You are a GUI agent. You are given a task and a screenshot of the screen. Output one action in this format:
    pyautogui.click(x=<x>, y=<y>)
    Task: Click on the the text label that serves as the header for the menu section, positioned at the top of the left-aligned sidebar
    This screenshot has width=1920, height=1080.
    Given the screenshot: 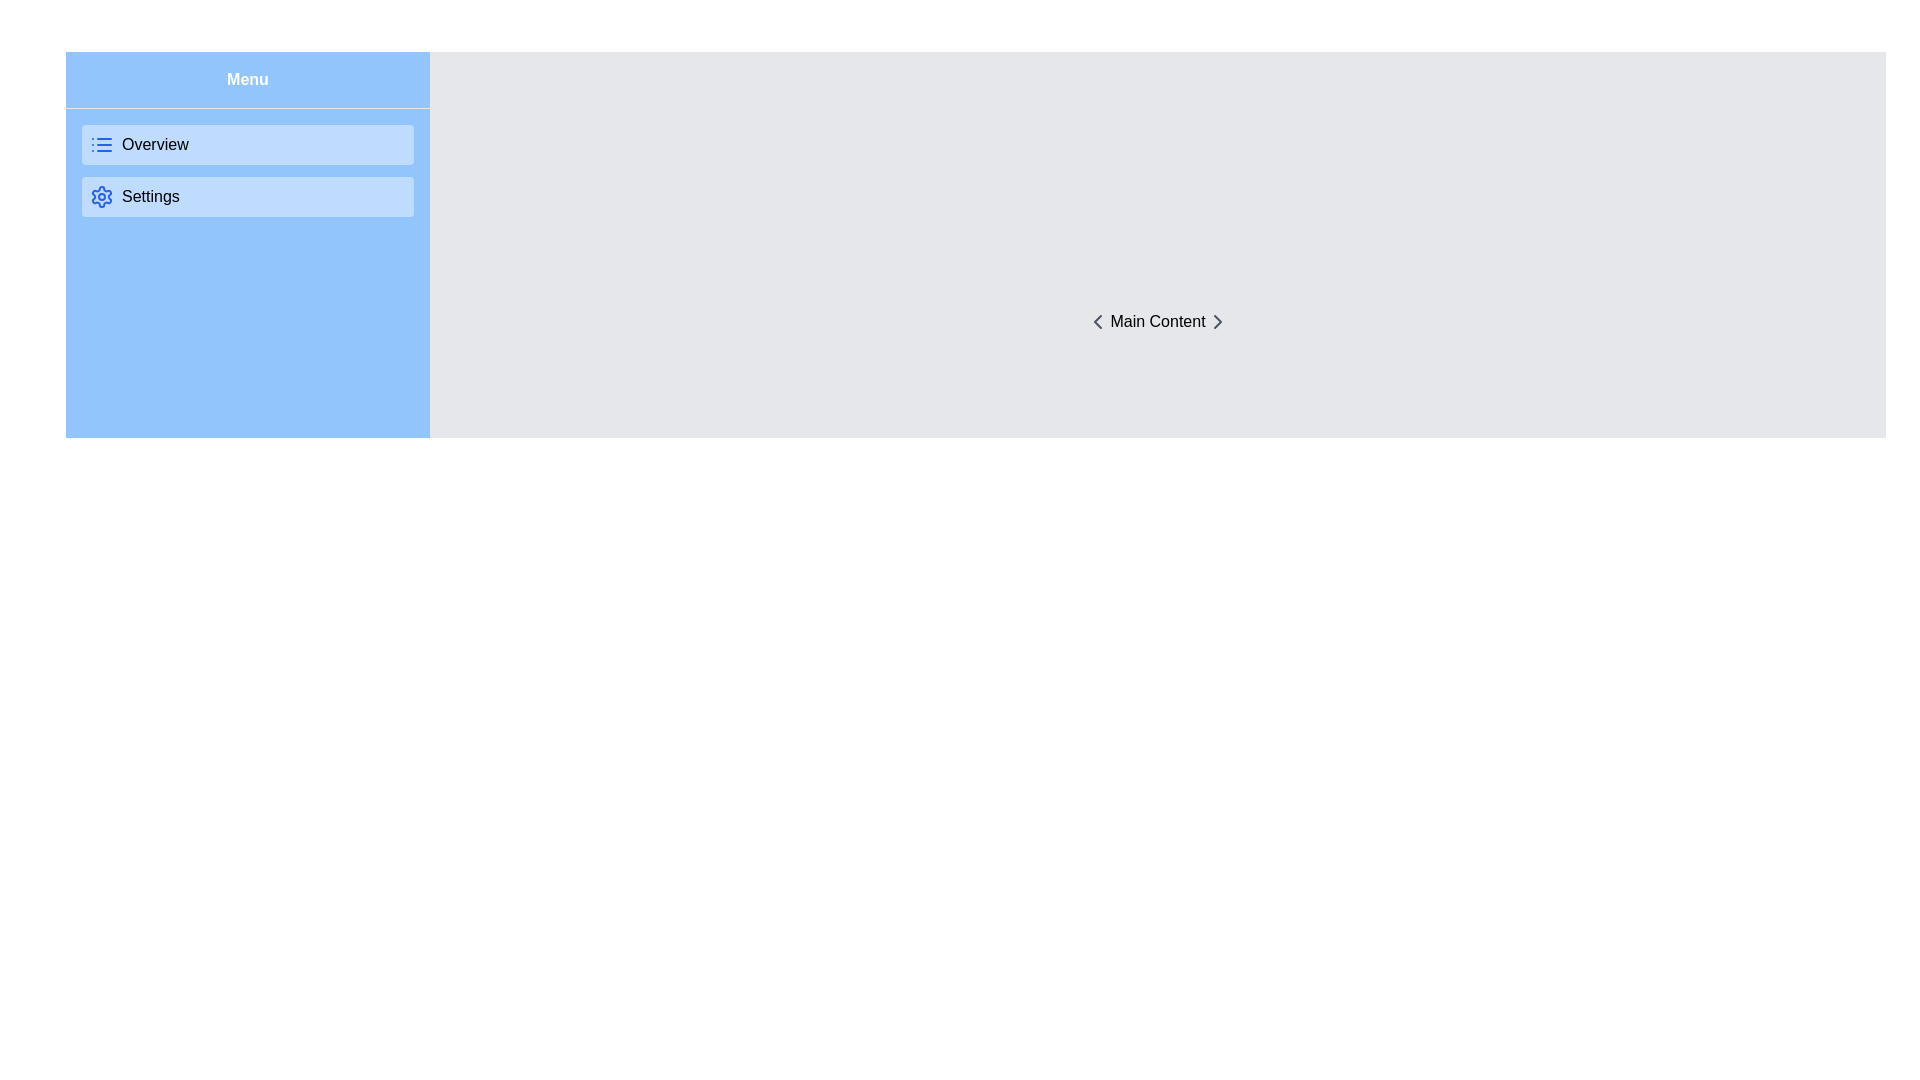 What is the action you would take?
    pyautogui.click(x=247, y=79)
    